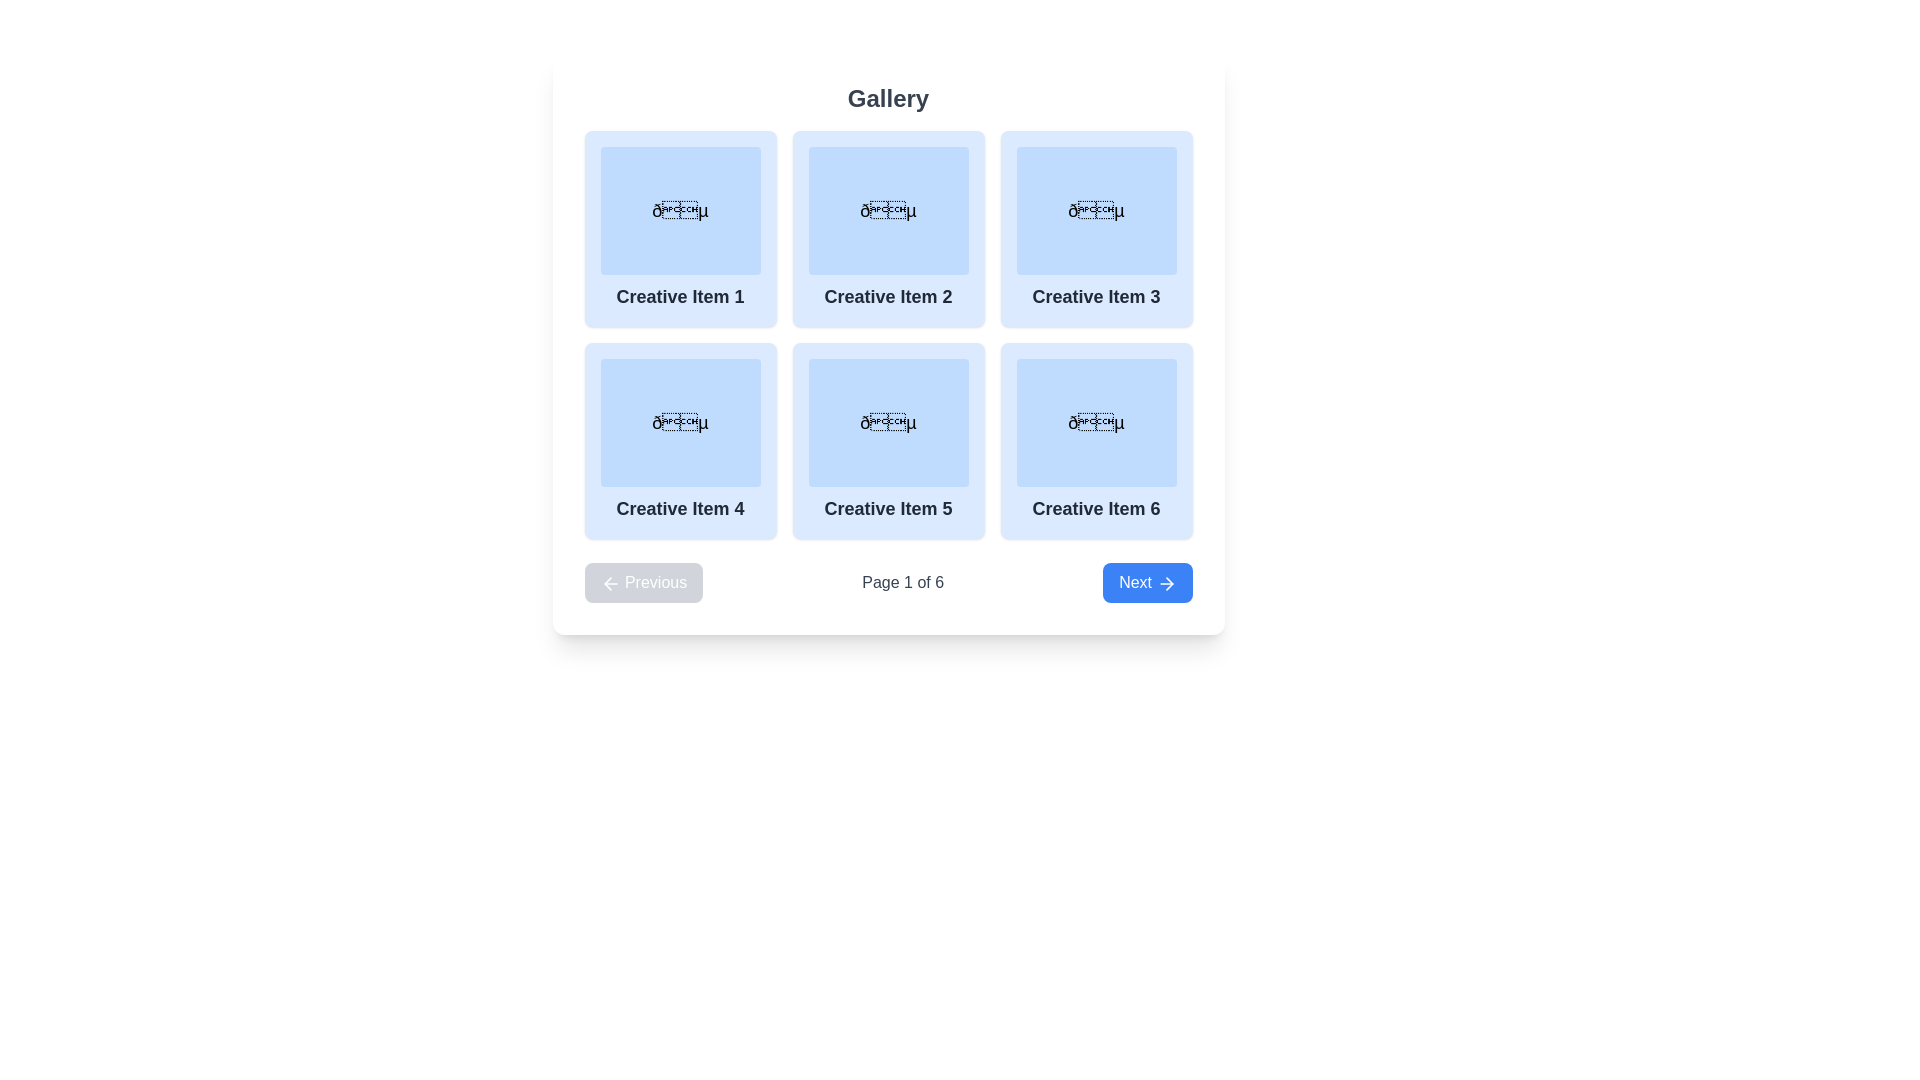  What do you see at coordinates (887, 439) in the screenshot?
I see `the interactive card located in the bottom row, second column of a 3x2 grid structure` at bounding box center [887, 439].